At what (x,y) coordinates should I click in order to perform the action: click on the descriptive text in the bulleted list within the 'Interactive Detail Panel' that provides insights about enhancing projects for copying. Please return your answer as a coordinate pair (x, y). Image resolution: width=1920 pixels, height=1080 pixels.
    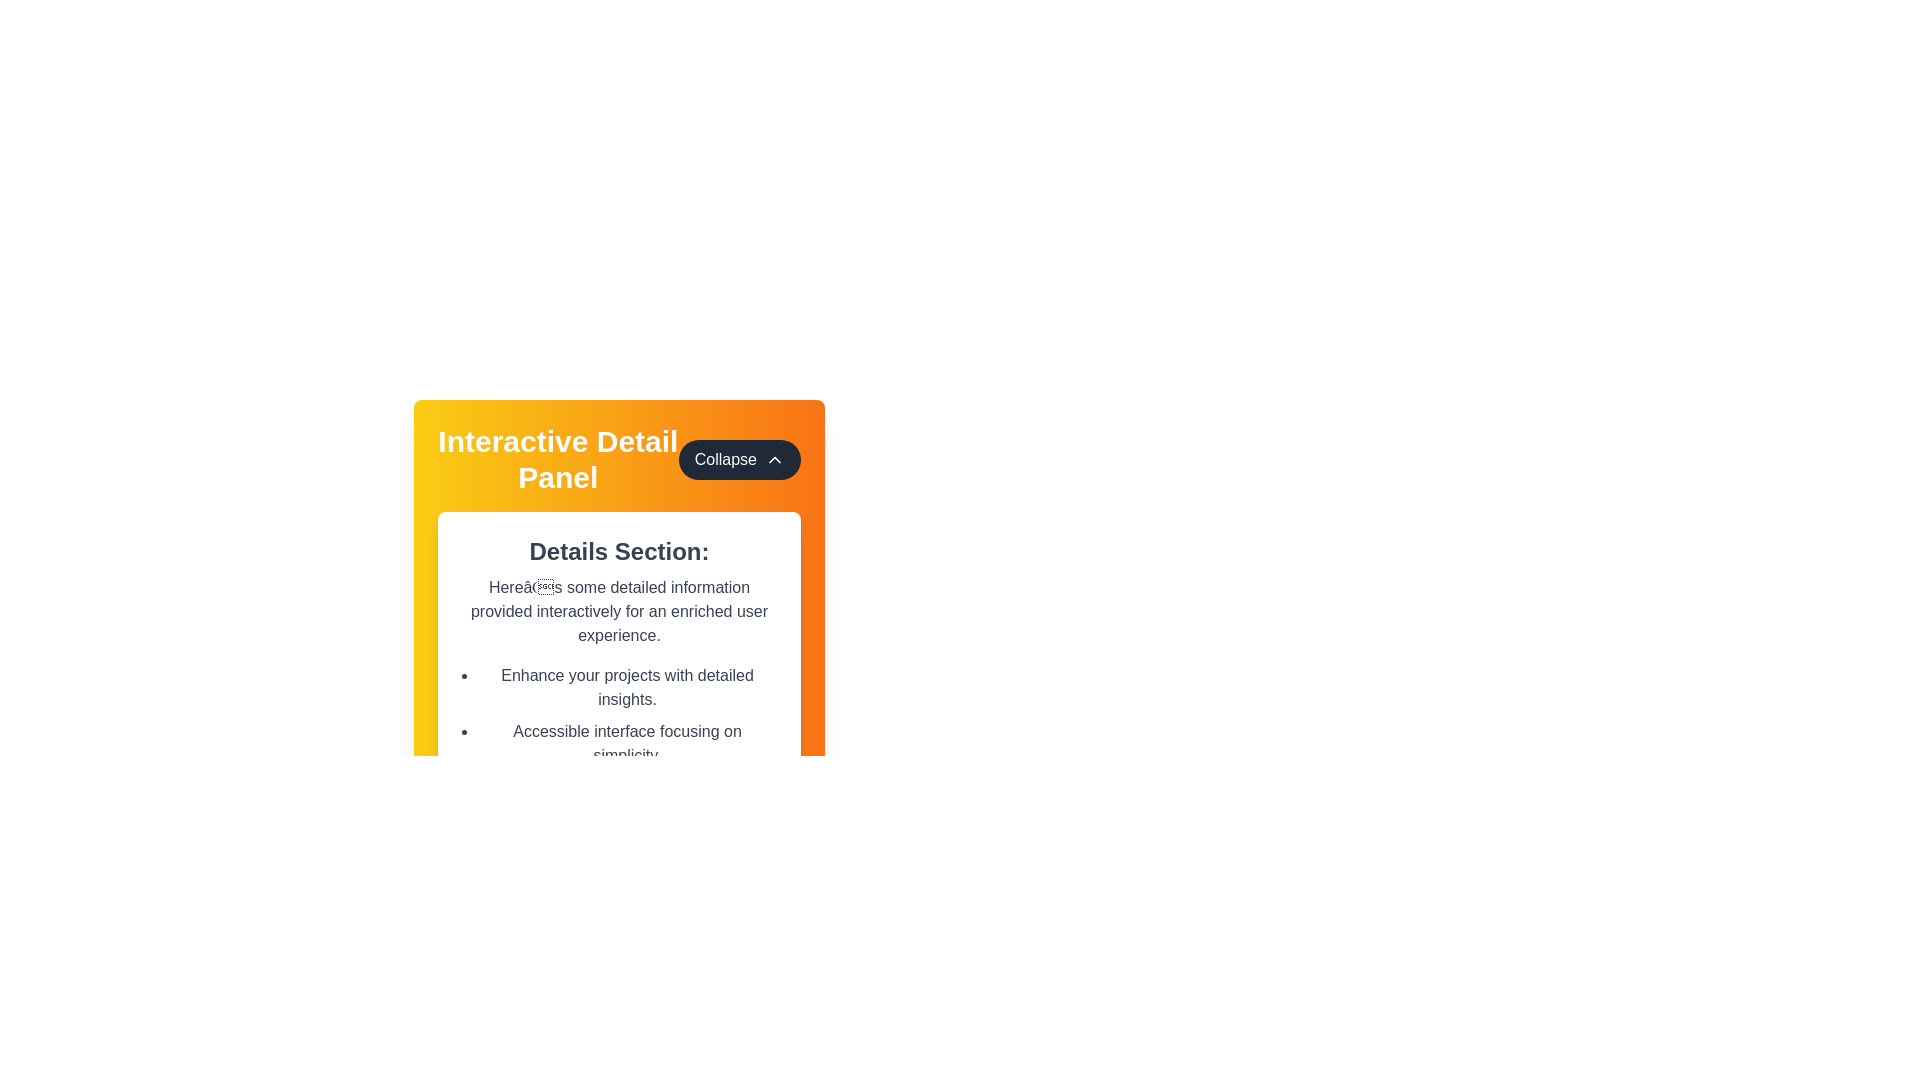
    Looking at the image, I should click on (626, 686).